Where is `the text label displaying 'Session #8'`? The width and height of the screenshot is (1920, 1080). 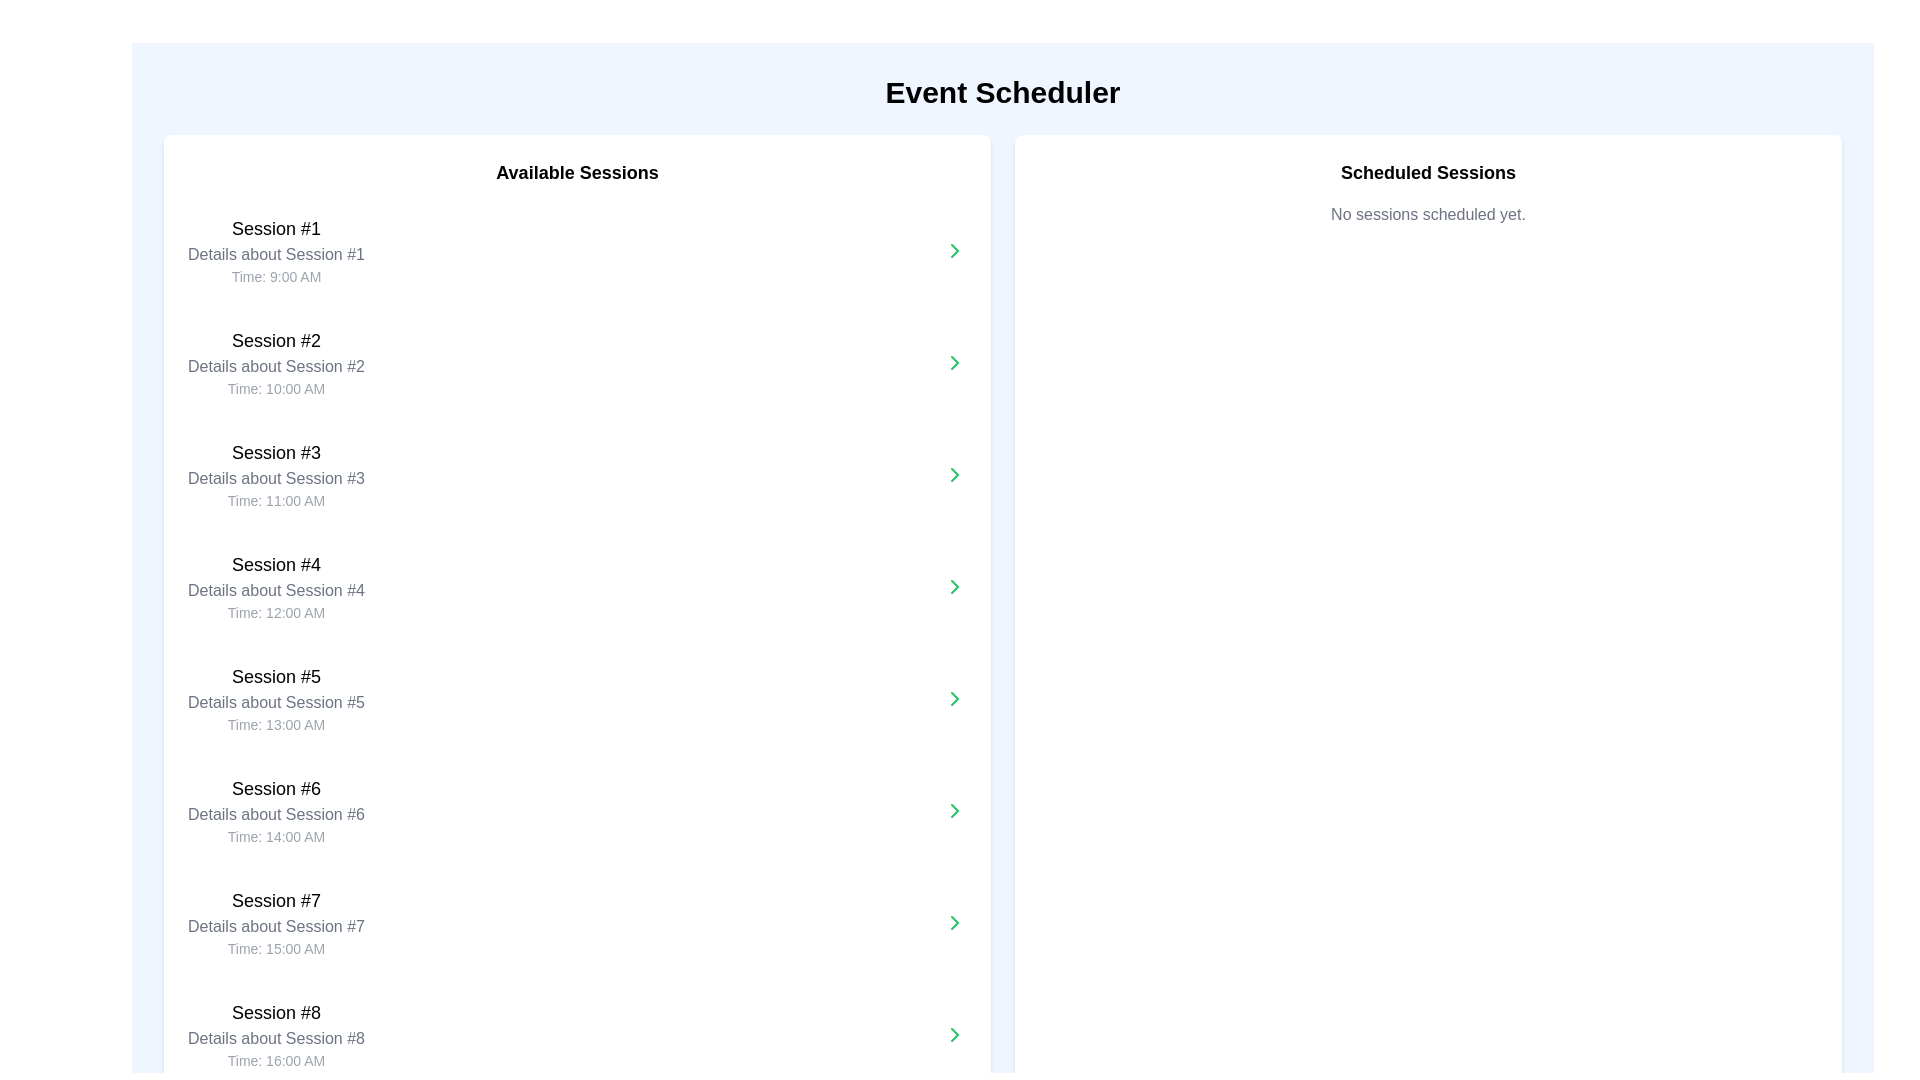 the text label displaying 'Session #8' is located at coordinates (275, 1013).